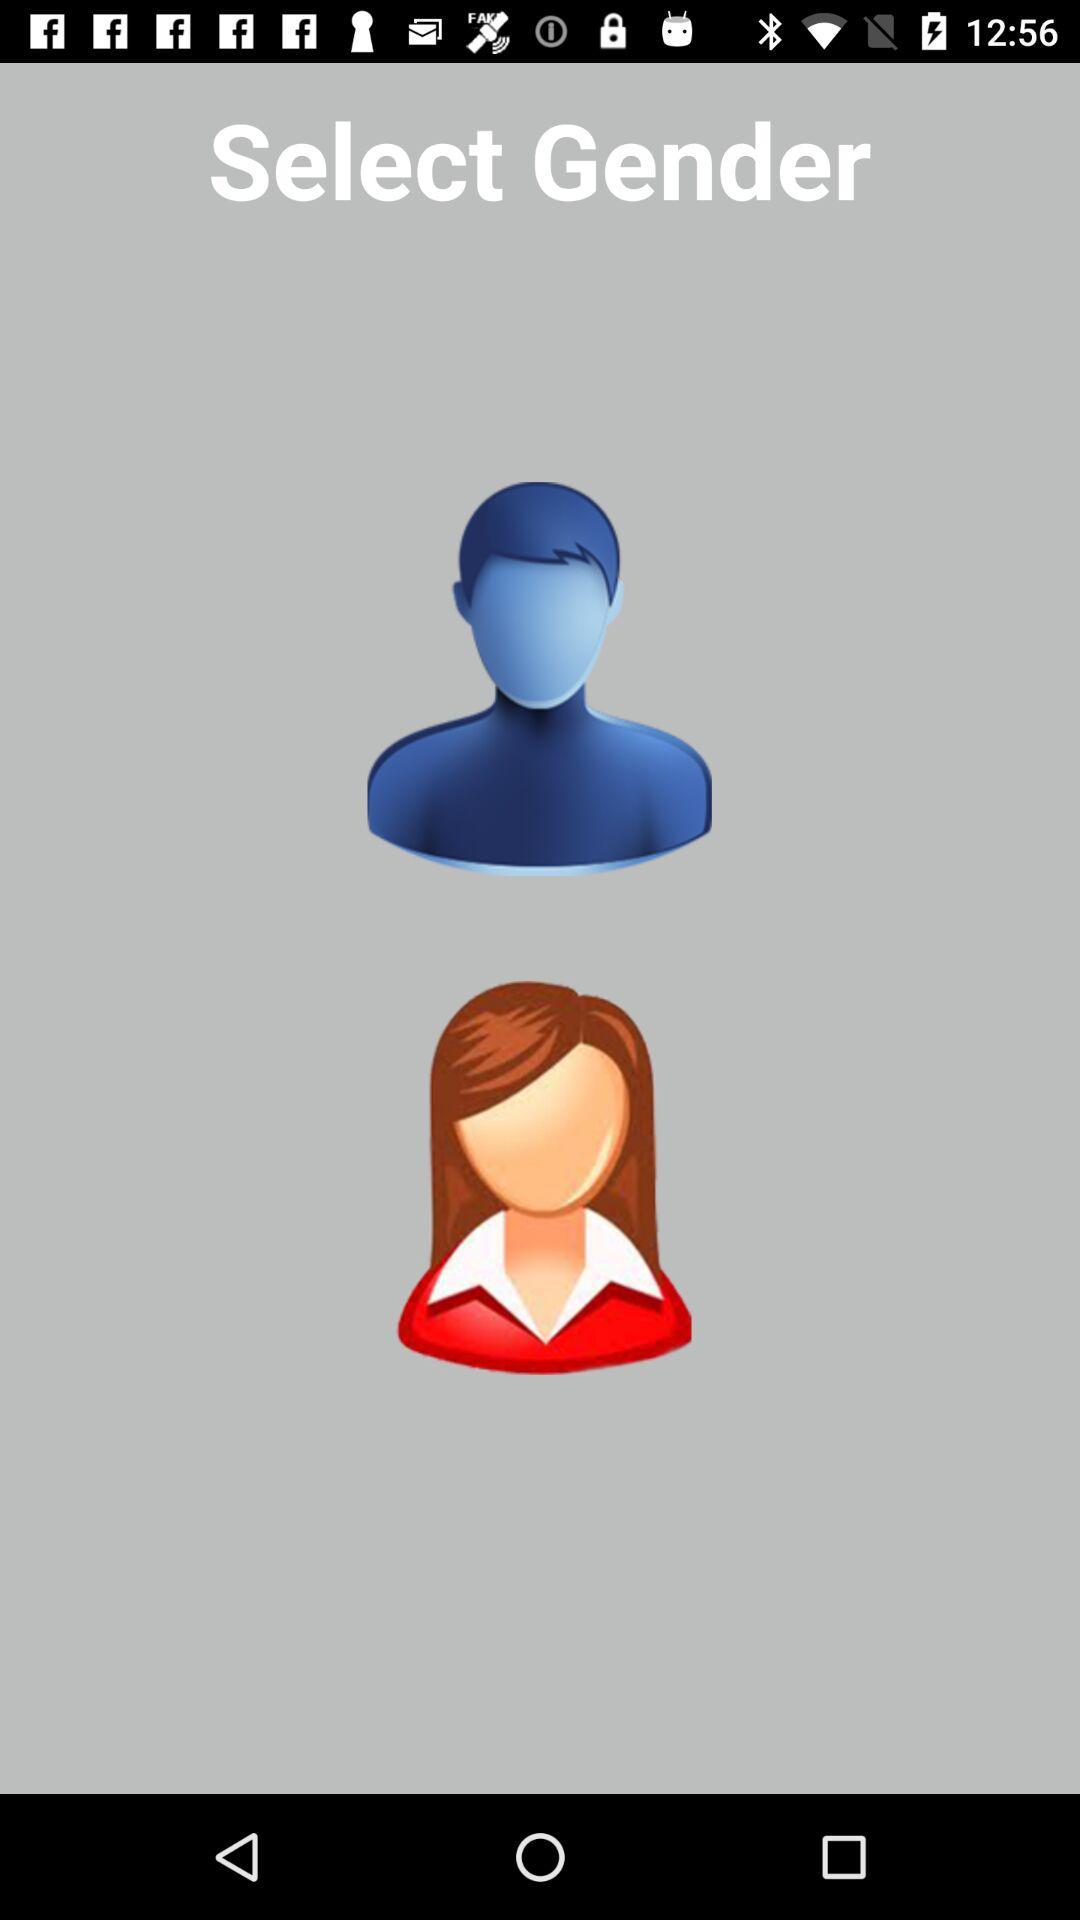 The image size is (1080, 1920). What do you see at coordinates (538, 1177) in the screenshot?
I see `click contact female icon` at bounding box center [538, 1177].